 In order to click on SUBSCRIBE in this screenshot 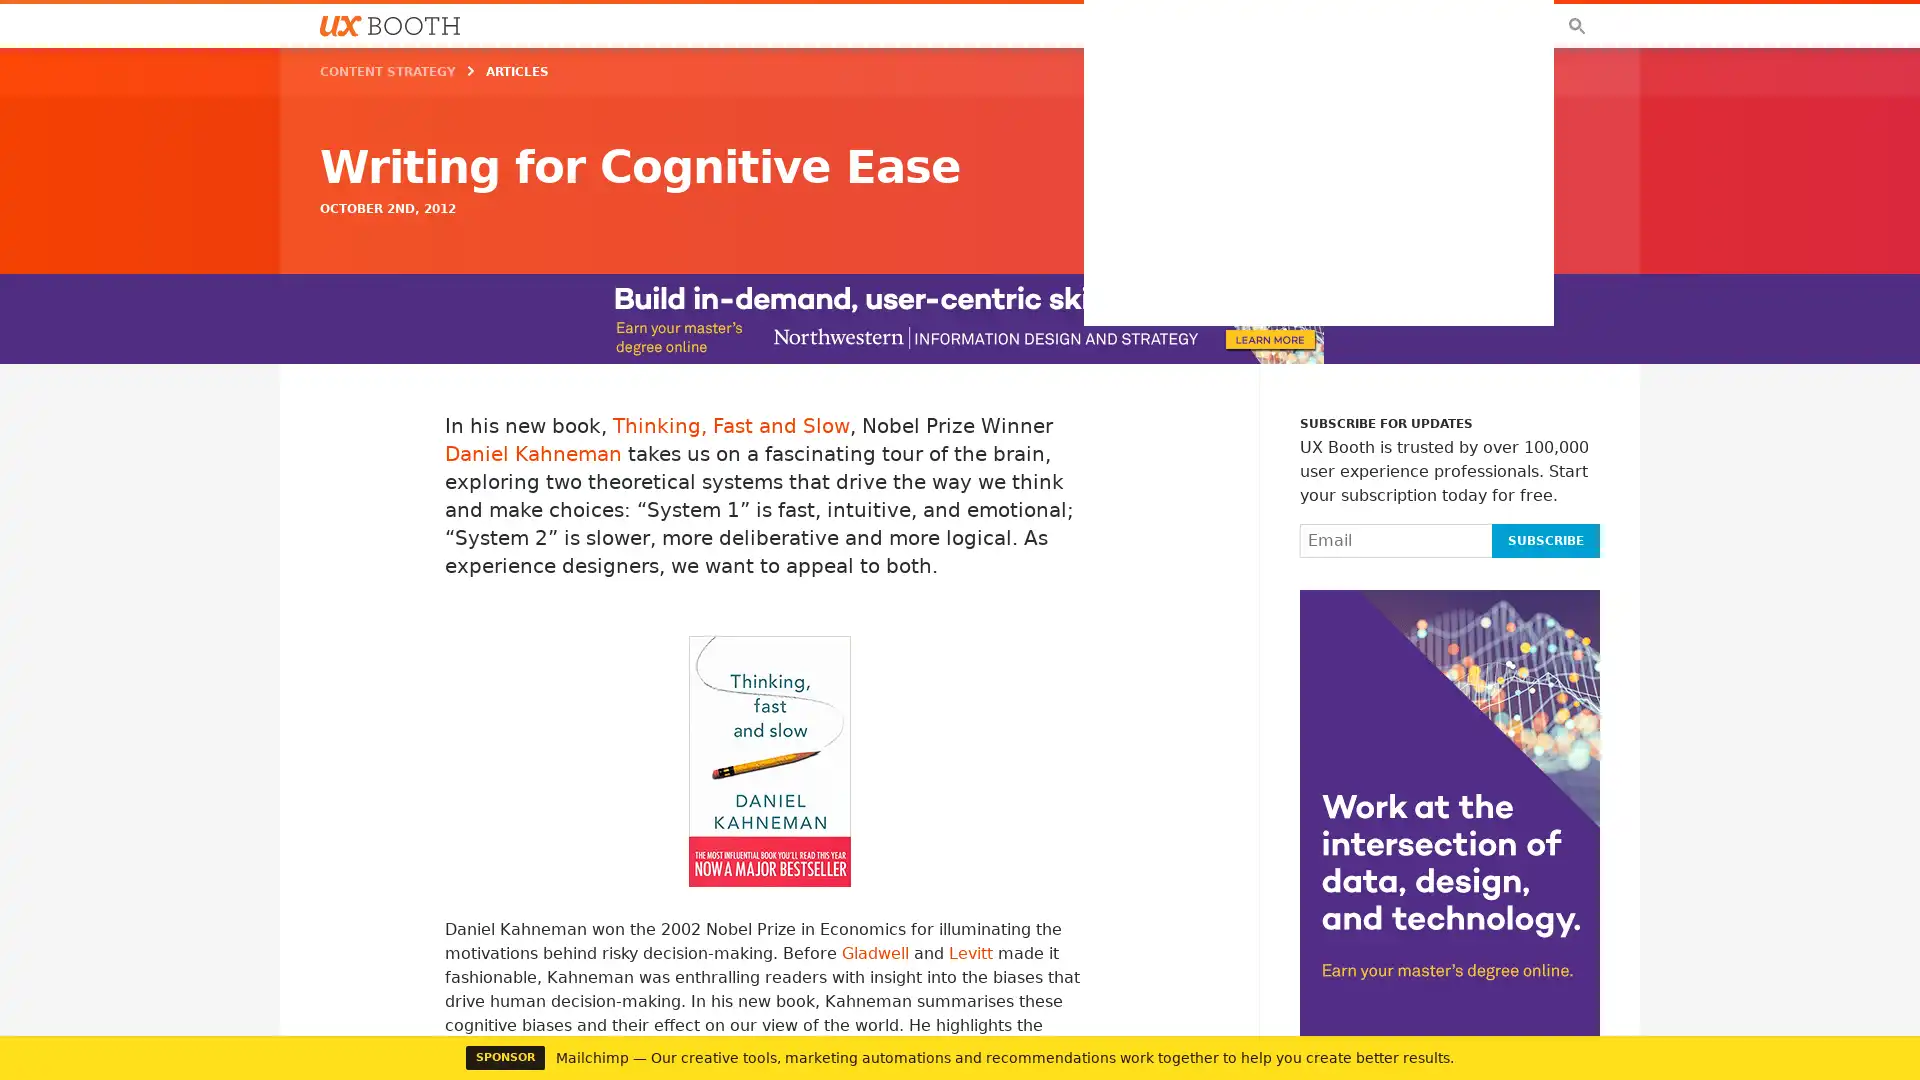, I will do `click(1544, 540)`.